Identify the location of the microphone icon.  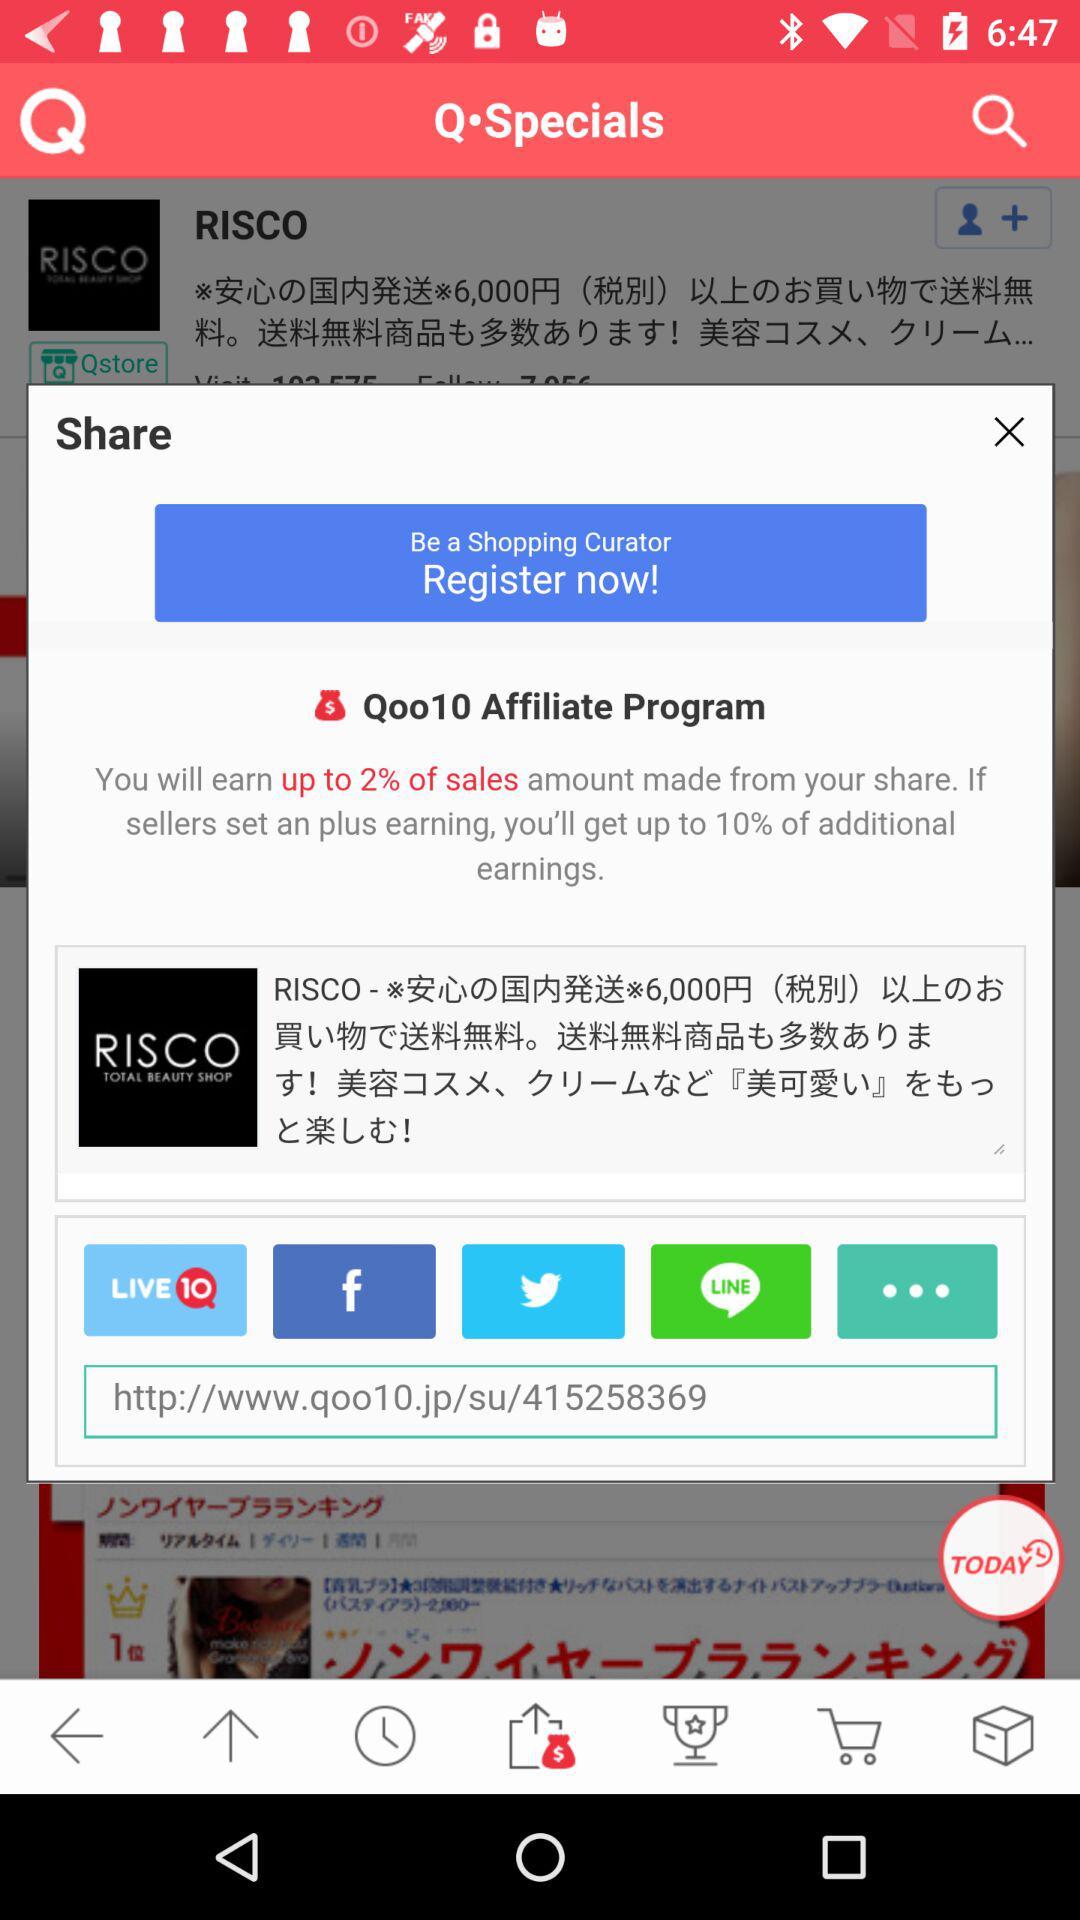
(692, 1734).